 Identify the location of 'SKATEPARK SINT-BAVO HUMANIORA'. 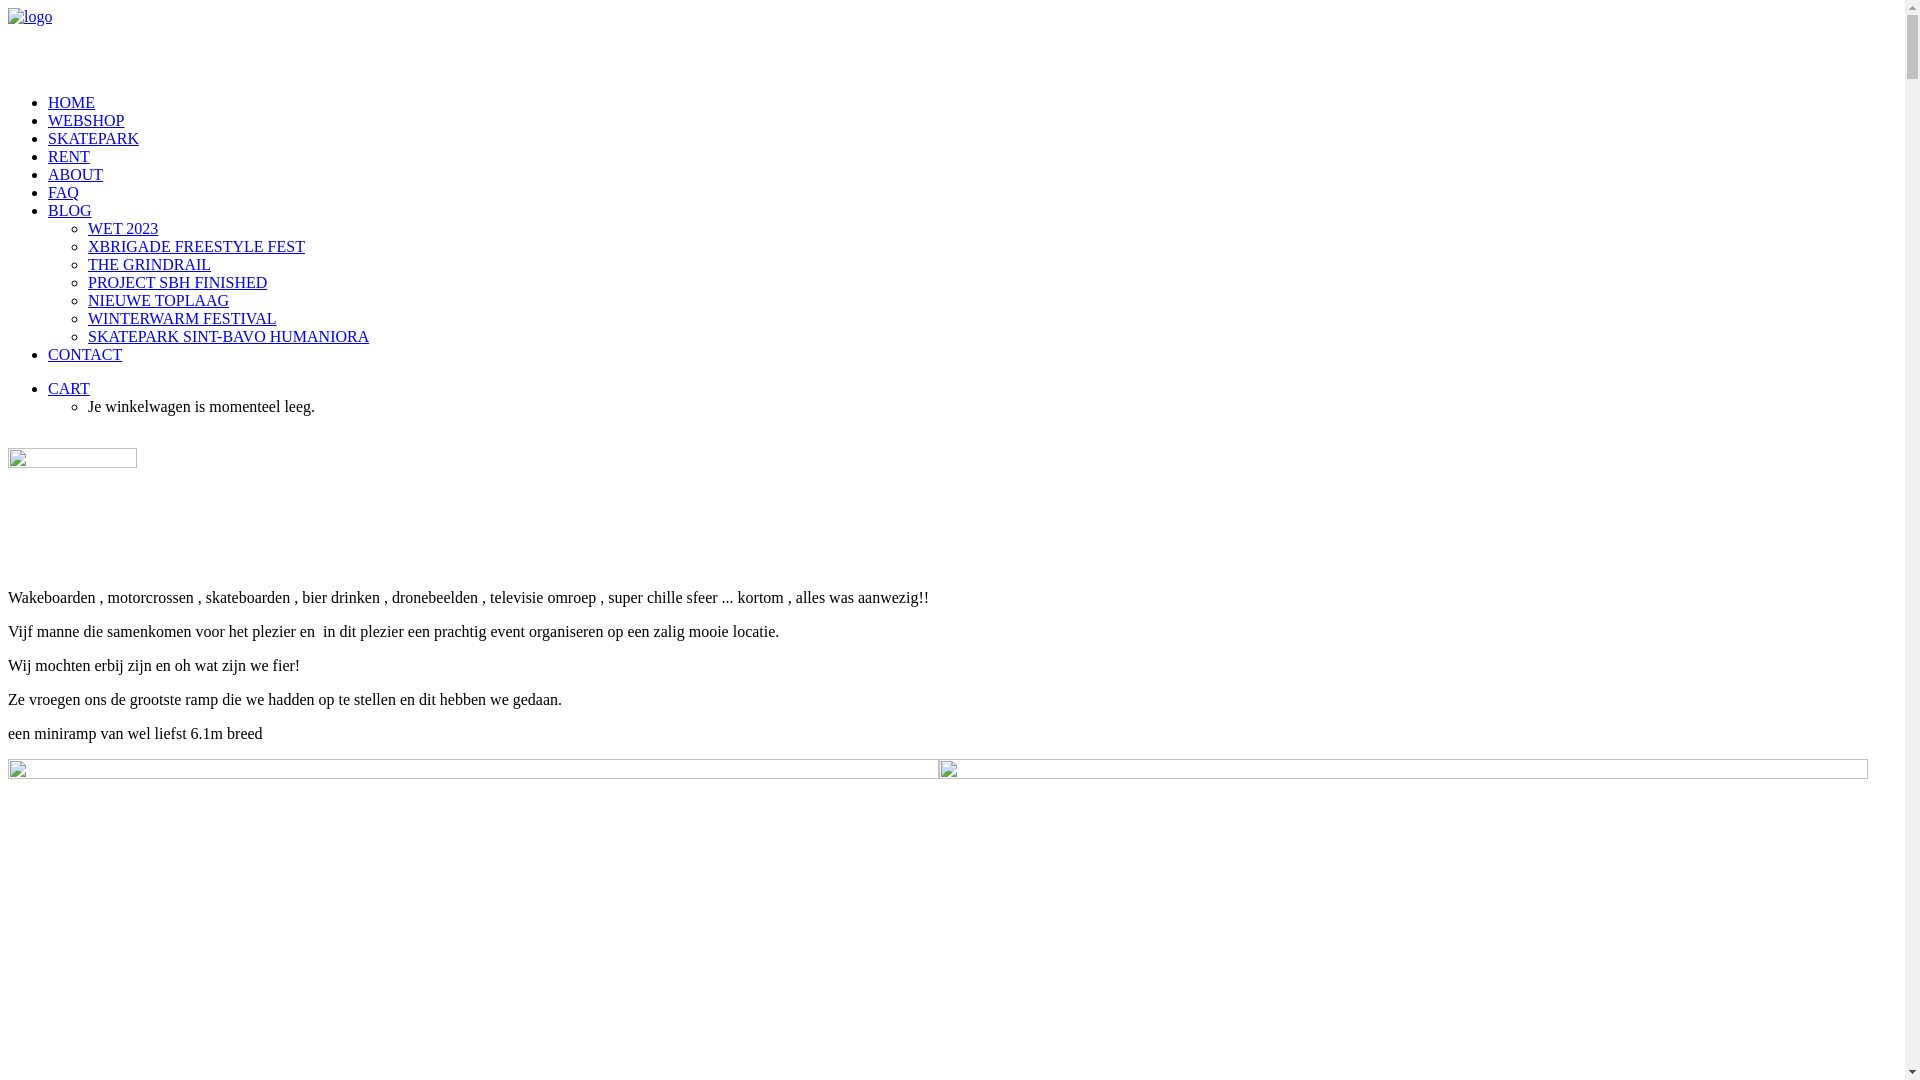
(992, 335).